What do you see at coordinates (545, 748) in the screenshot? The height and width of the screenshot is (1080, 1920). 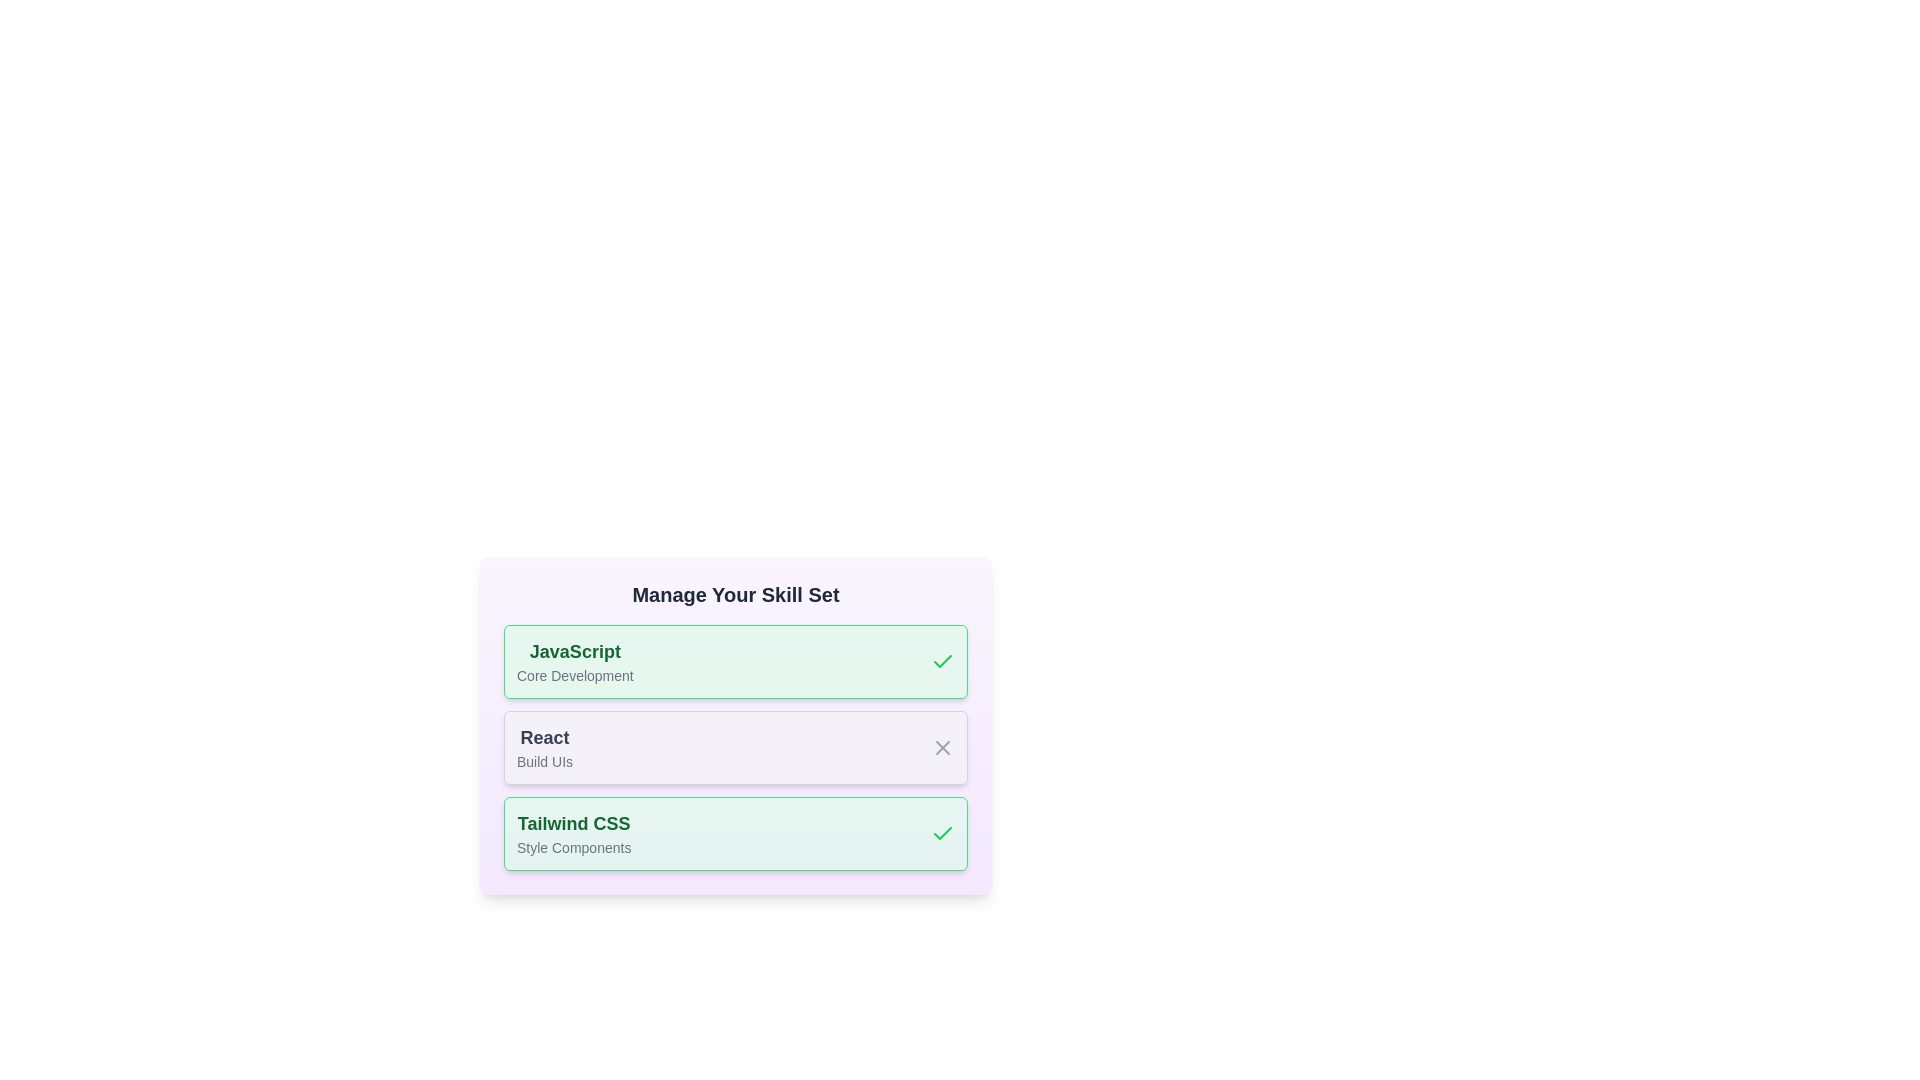 I see `the skill entry corresponding to React to view its details` at bounding box center [545, 748].